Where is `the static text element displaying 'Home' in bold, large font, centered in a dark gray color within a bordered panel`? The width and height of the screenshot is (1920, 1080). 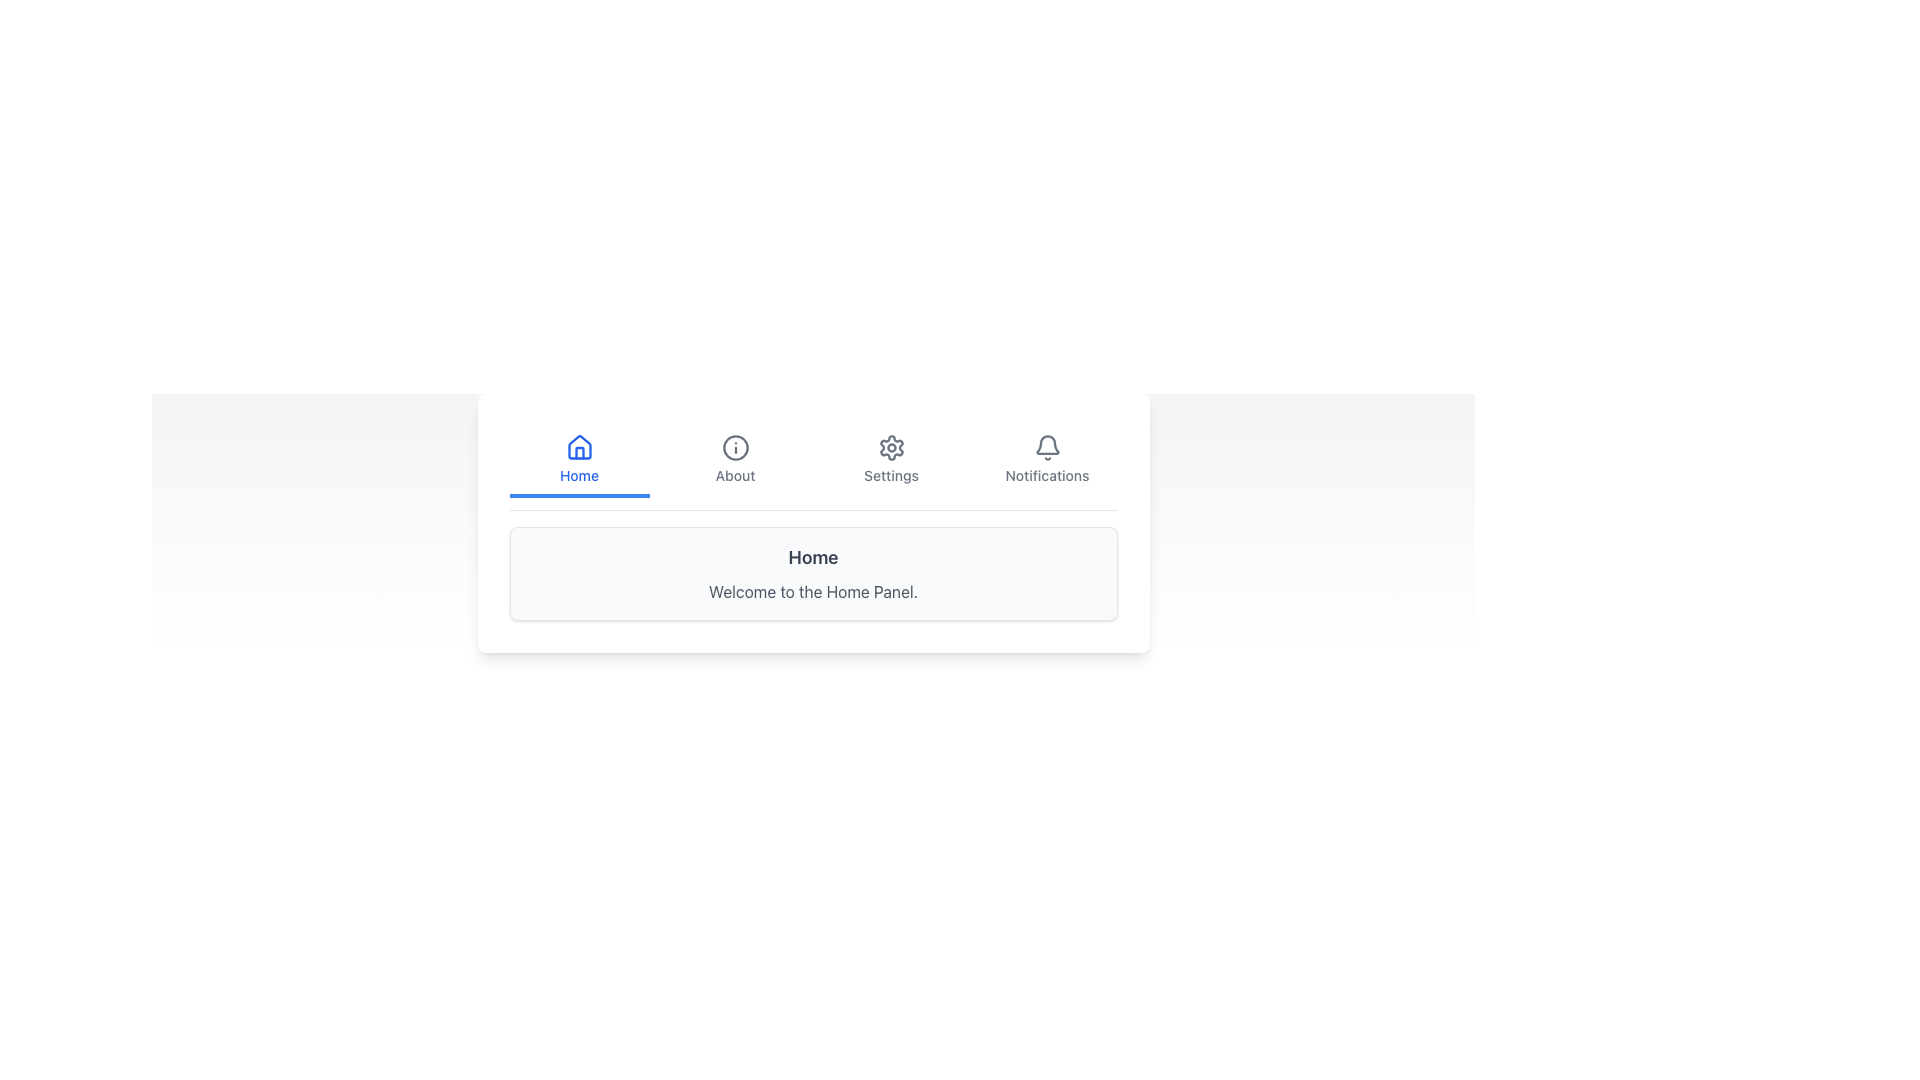
the static text element displaying 'Home' in bold, large font, centered in a dark gray color within a bordered panel is located at coordinates (813, 558).